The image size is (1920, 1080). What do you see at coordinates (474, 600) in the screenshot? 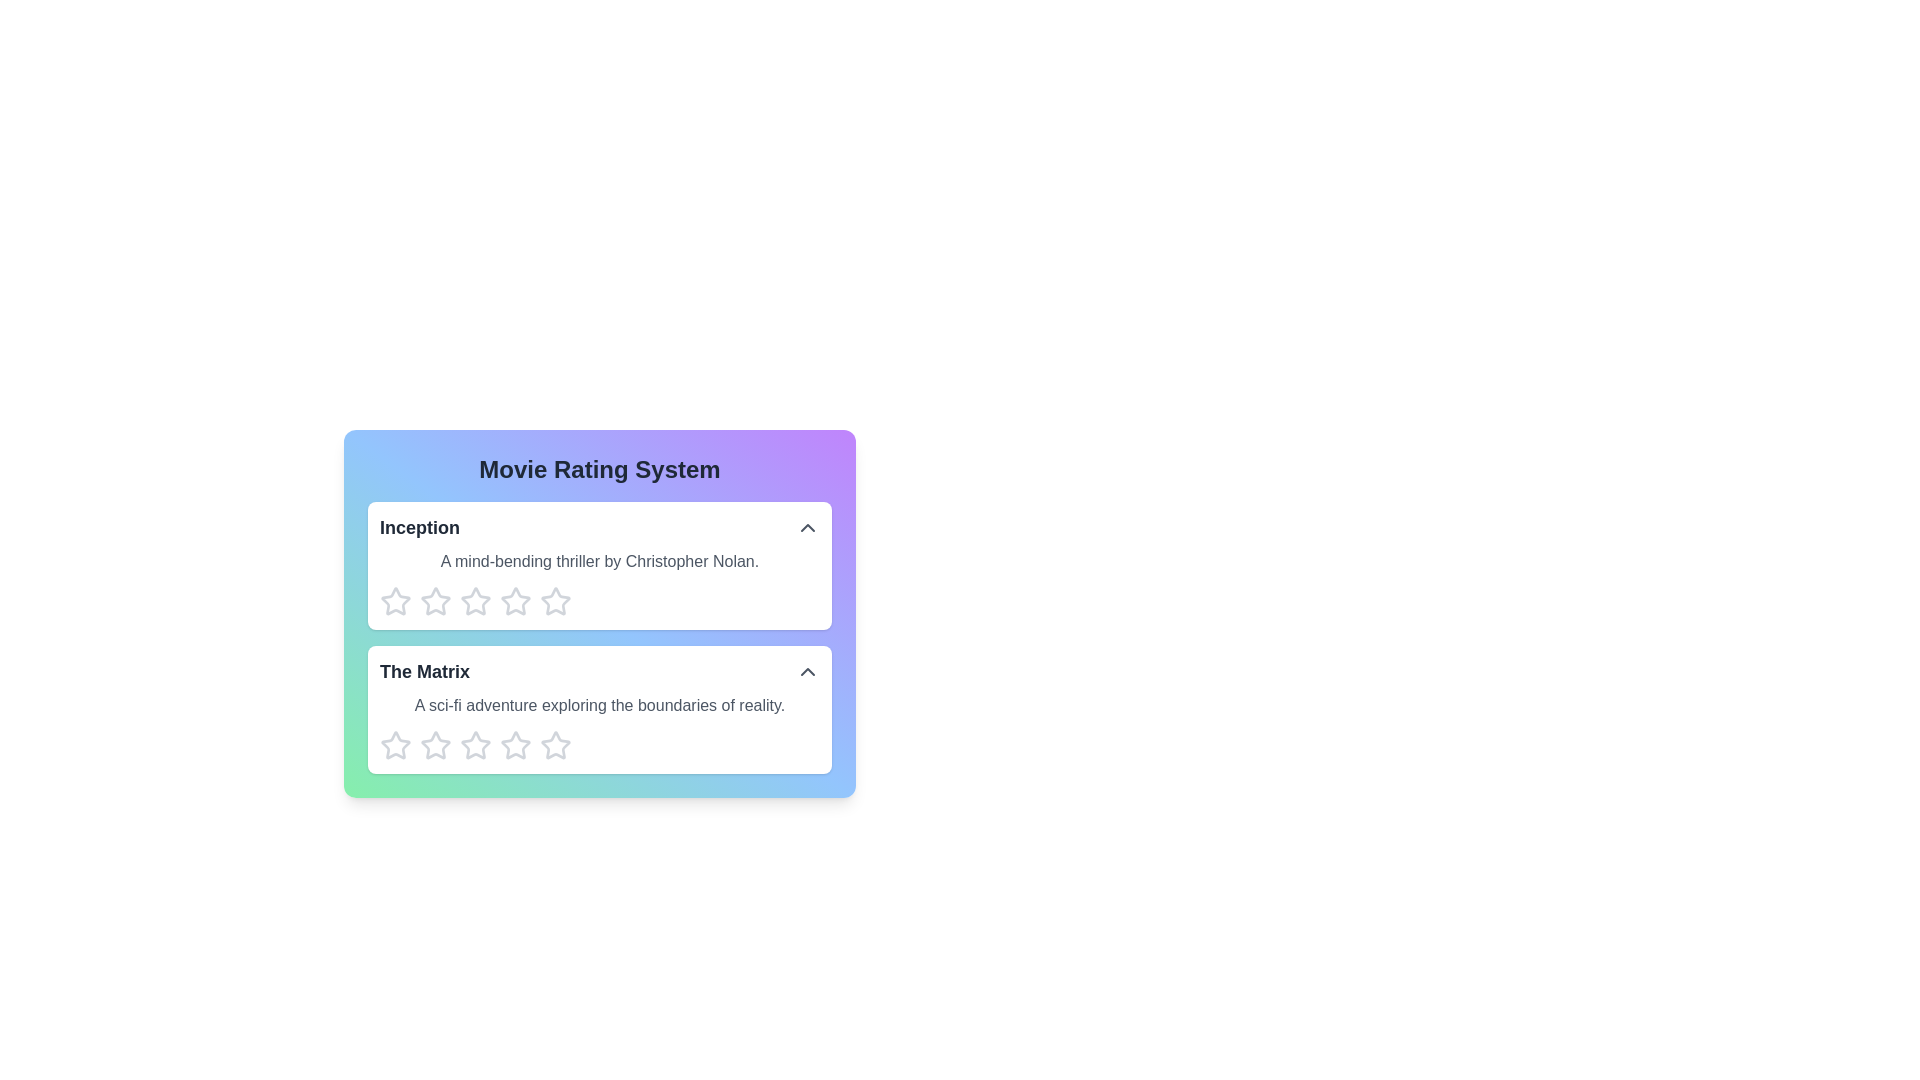
I see `the fourth interactive rating star icon in the movie rating component to rate it` at bounding box center [474, 600].